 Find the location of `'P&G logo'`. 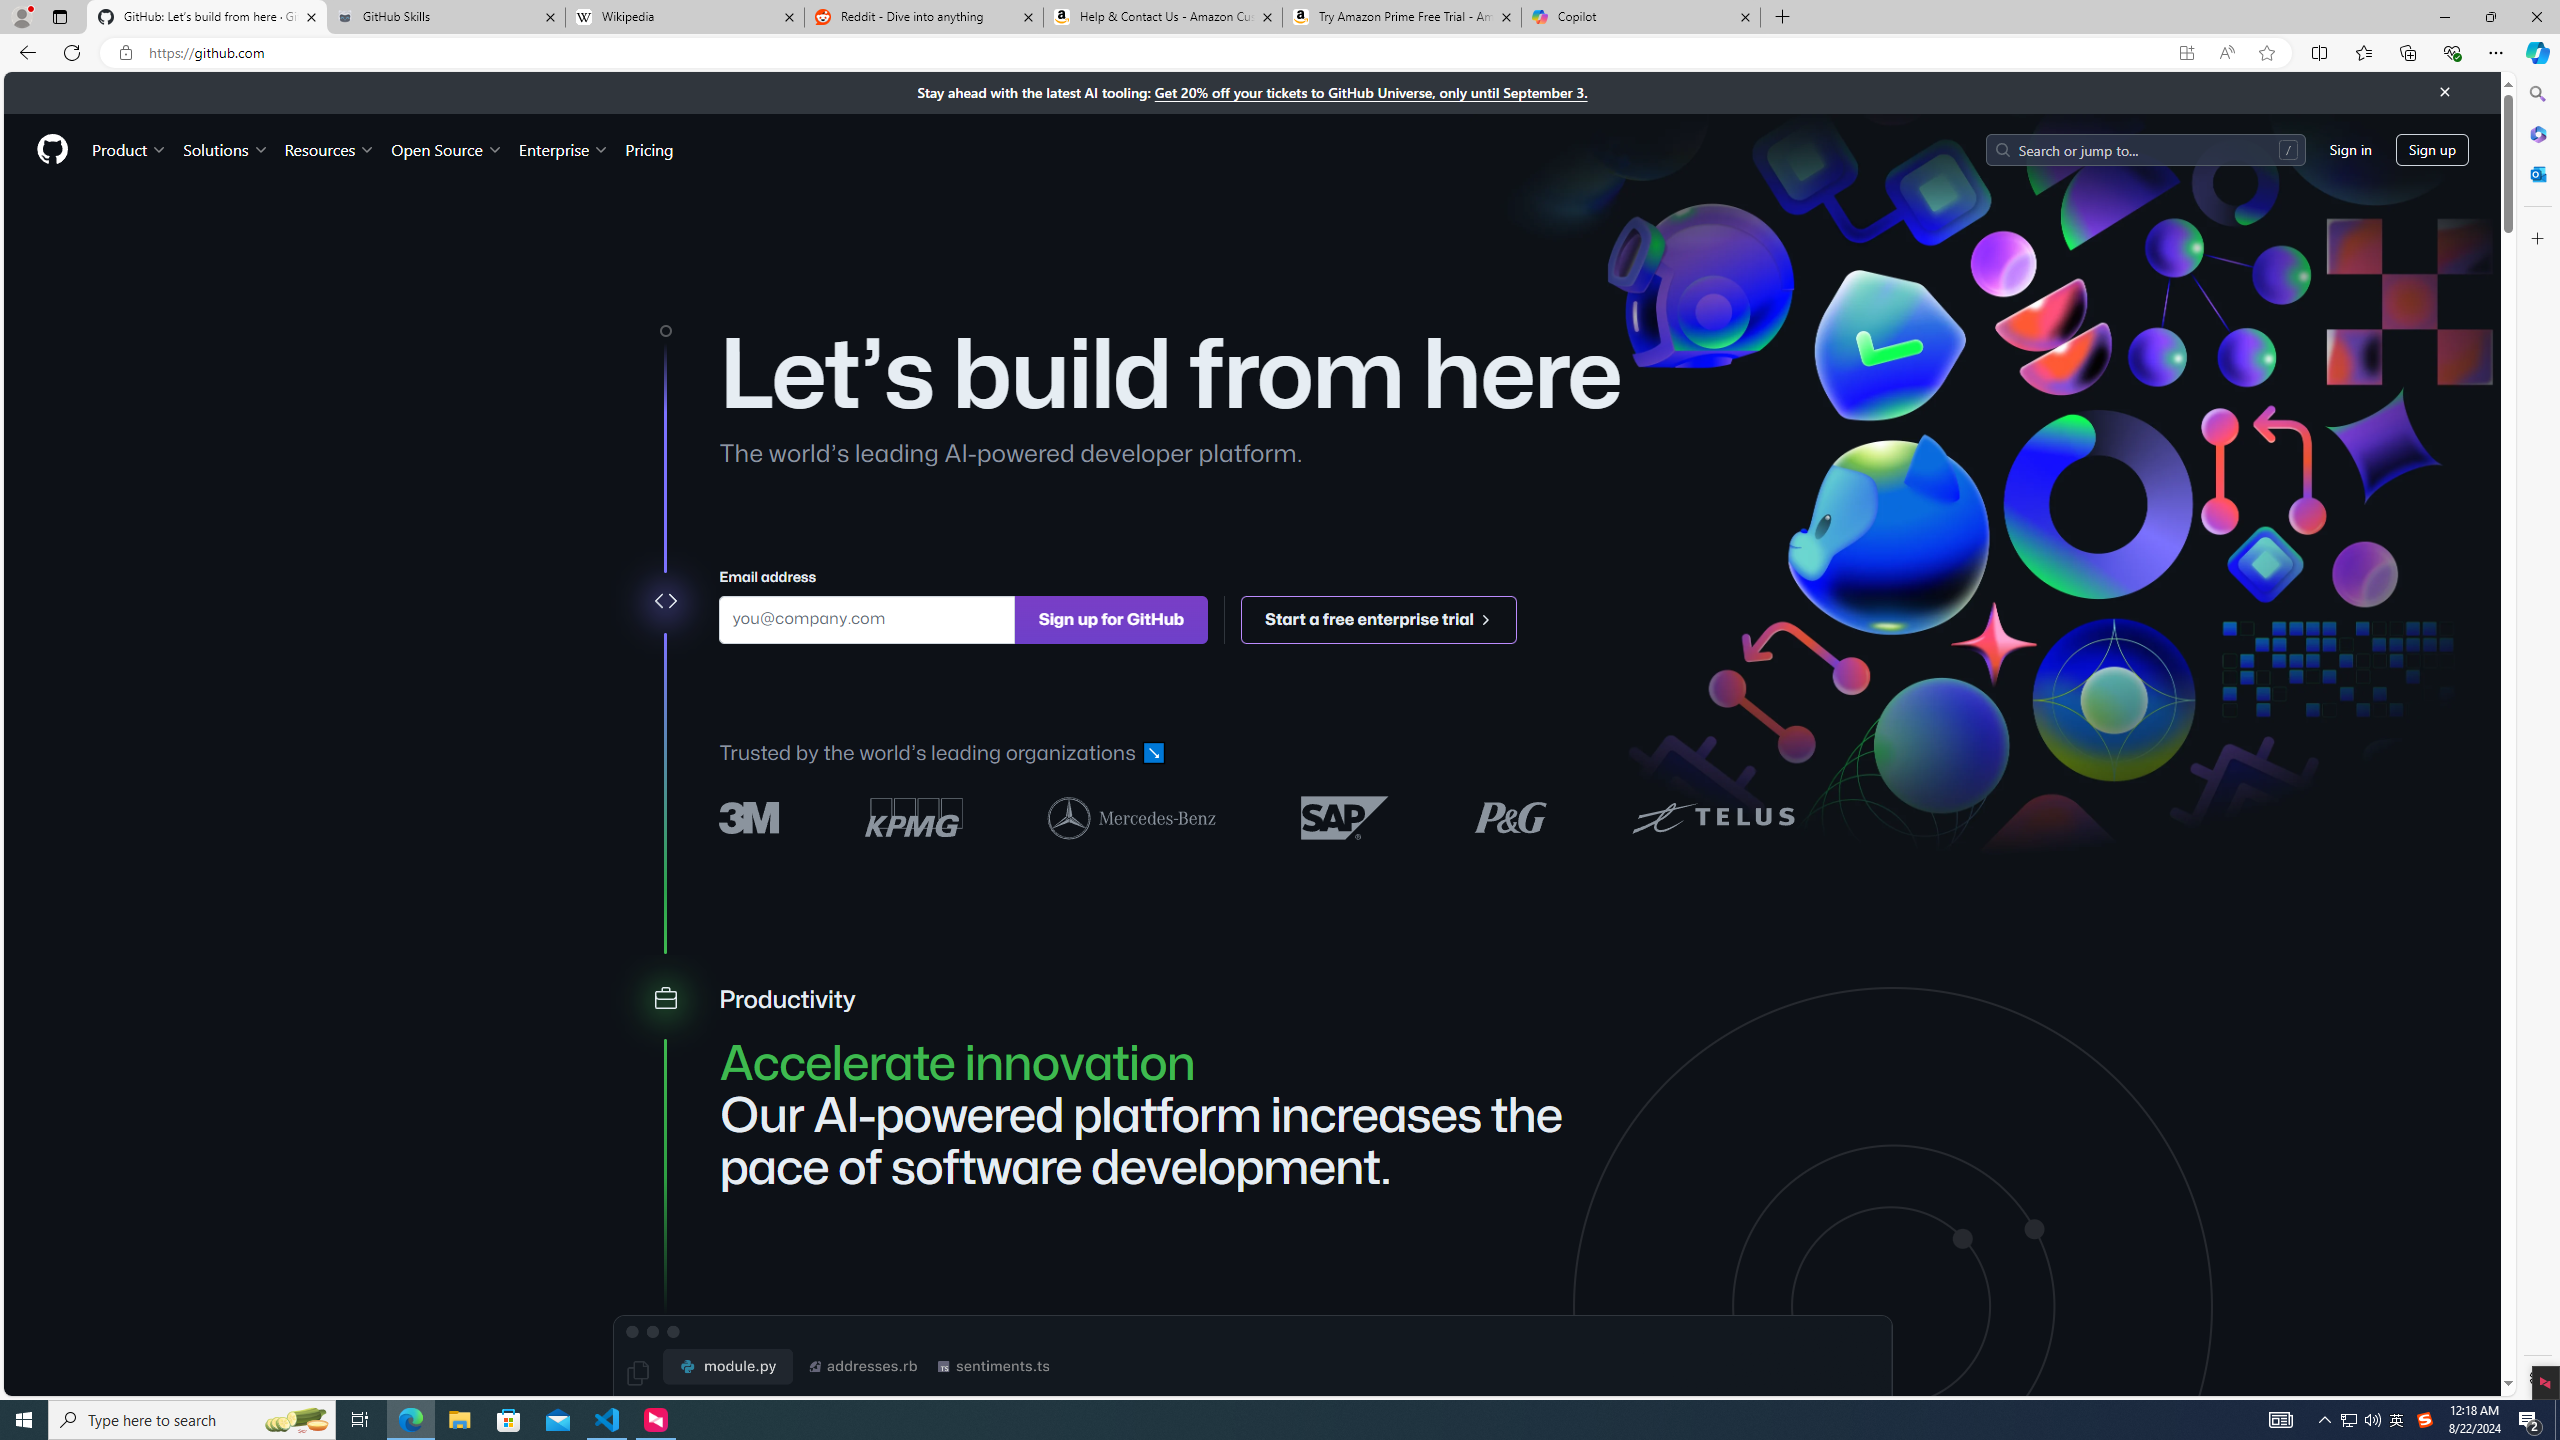

'P&G logo' is located at coordinates (1509, 816).